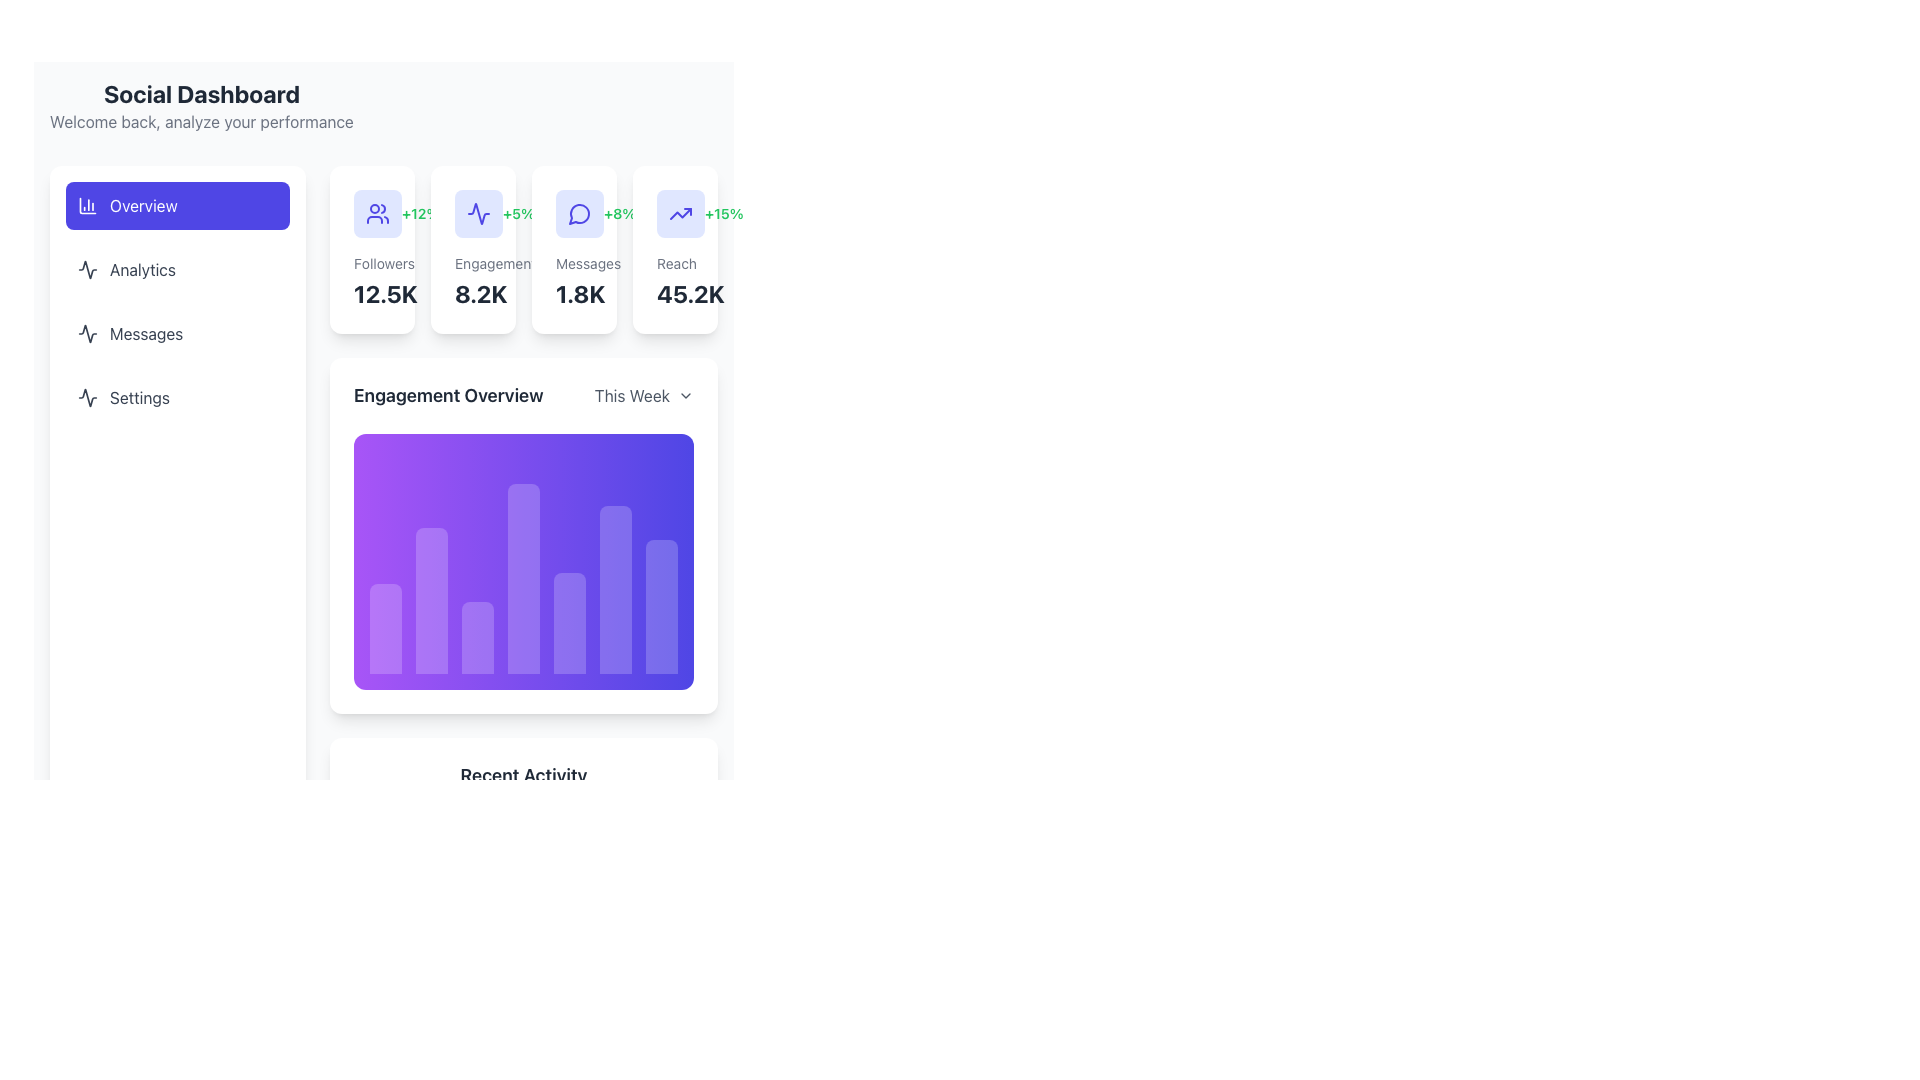  Describe the element at coordinates (86, 333) in the screenshot. I see `the line-style icon depicting an activity or waveform located in the vertical navigation menu, adjacent to the 'Messages' label` at that location.